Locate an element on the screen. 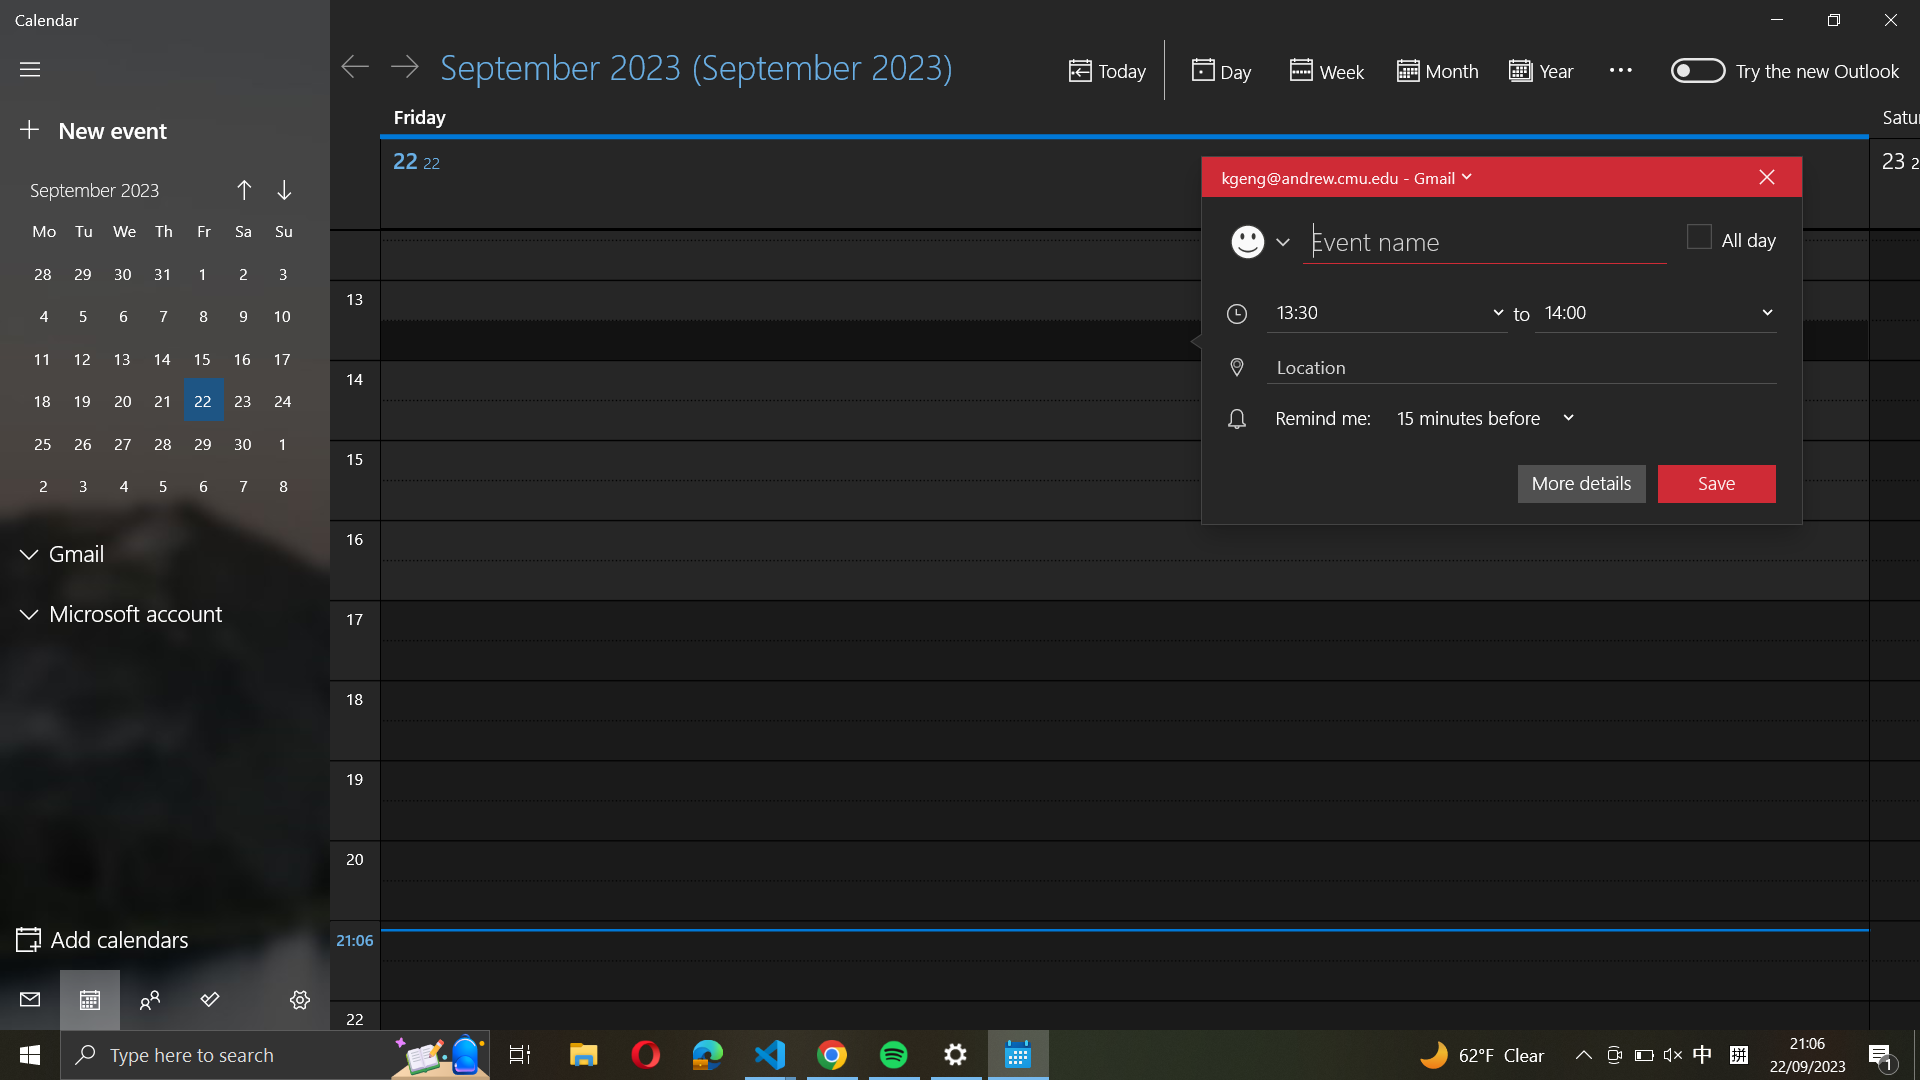 Image resolution: width=1920 pixels, height=1080 pixels. "more details" to explore the current event is located at coordinates (1580, 481).